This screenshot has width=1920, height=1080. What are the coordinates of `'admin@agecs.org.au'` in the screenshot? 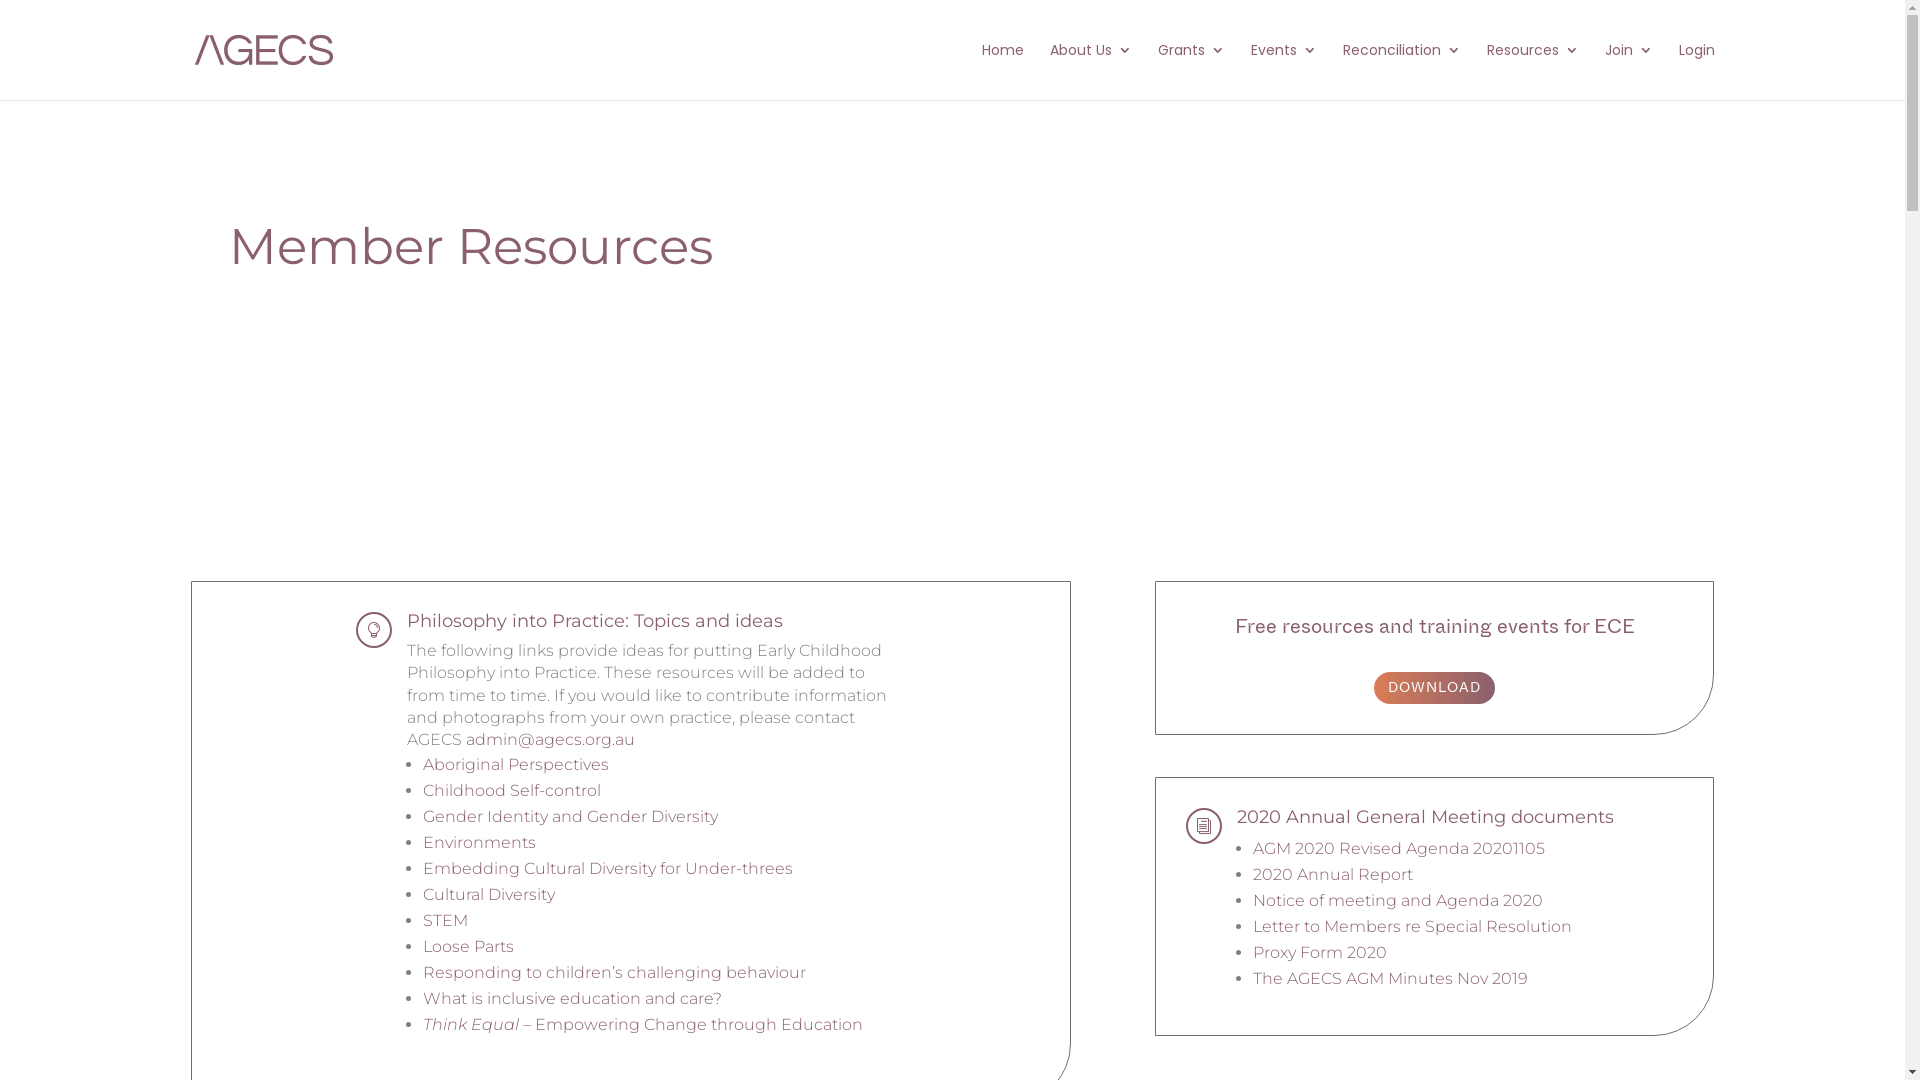 It's located at (550, 739).